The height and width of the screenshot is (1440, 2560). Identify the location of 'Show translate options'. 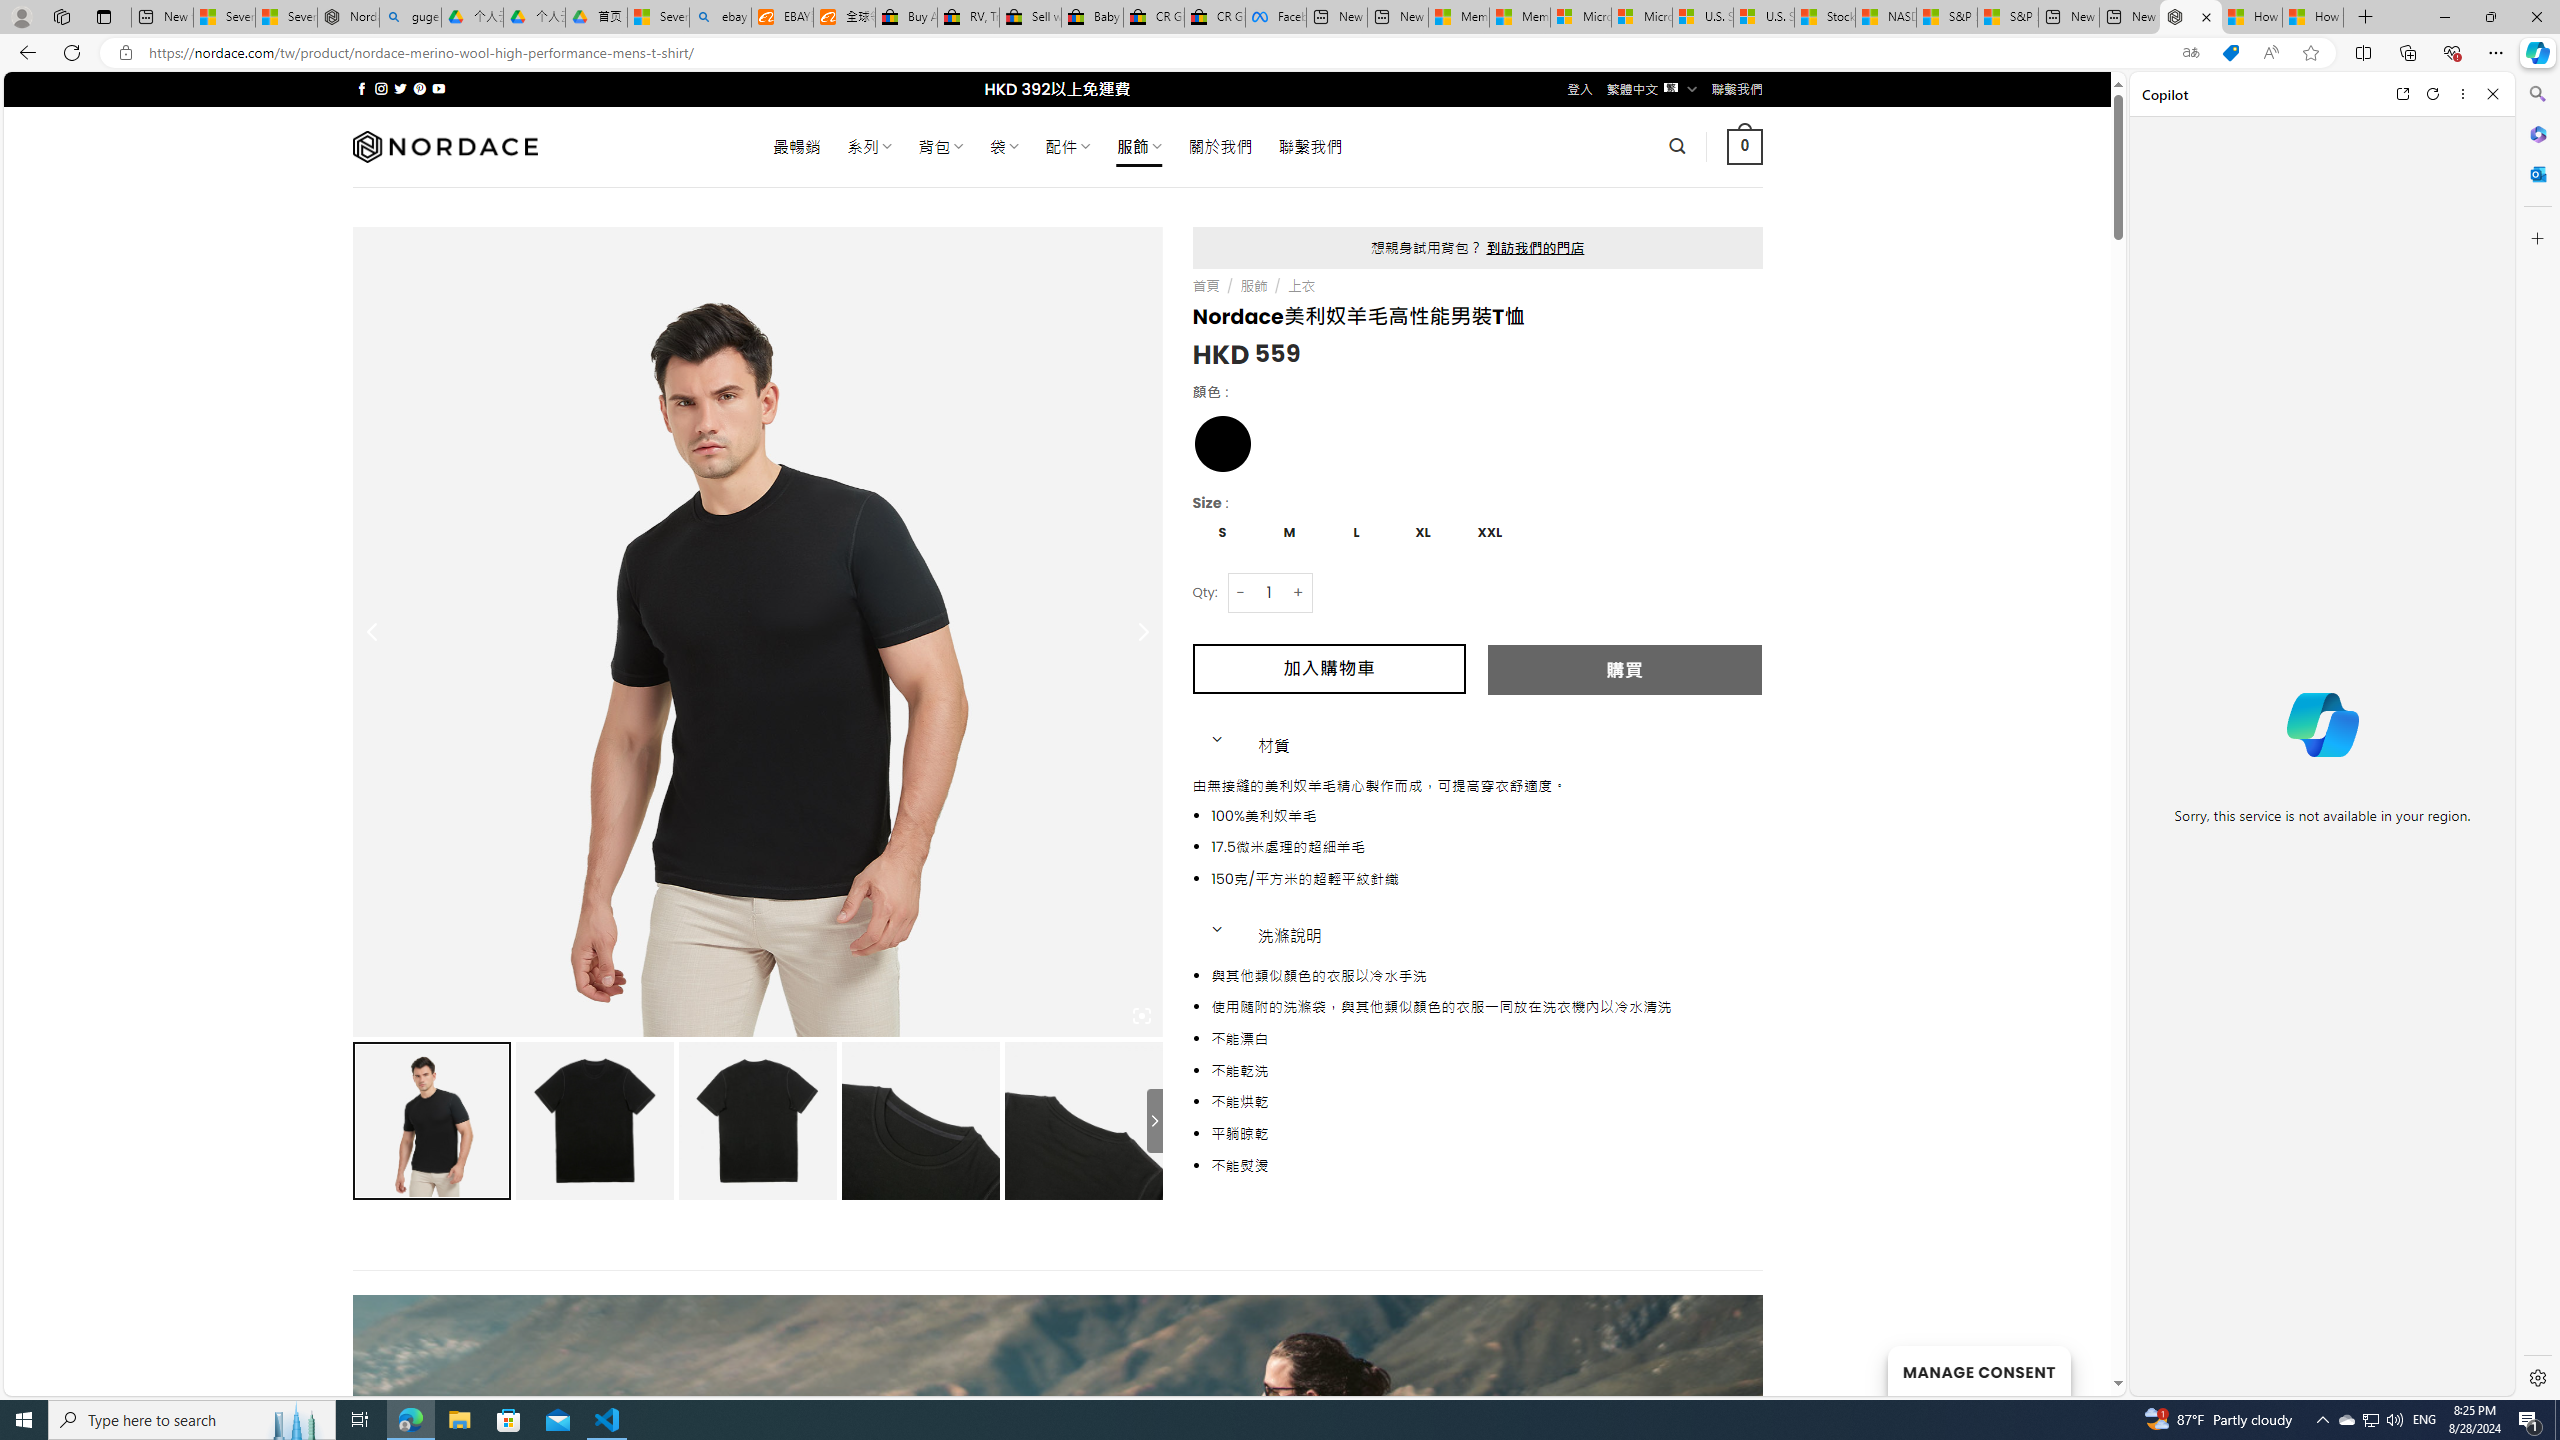
(2190, 53).